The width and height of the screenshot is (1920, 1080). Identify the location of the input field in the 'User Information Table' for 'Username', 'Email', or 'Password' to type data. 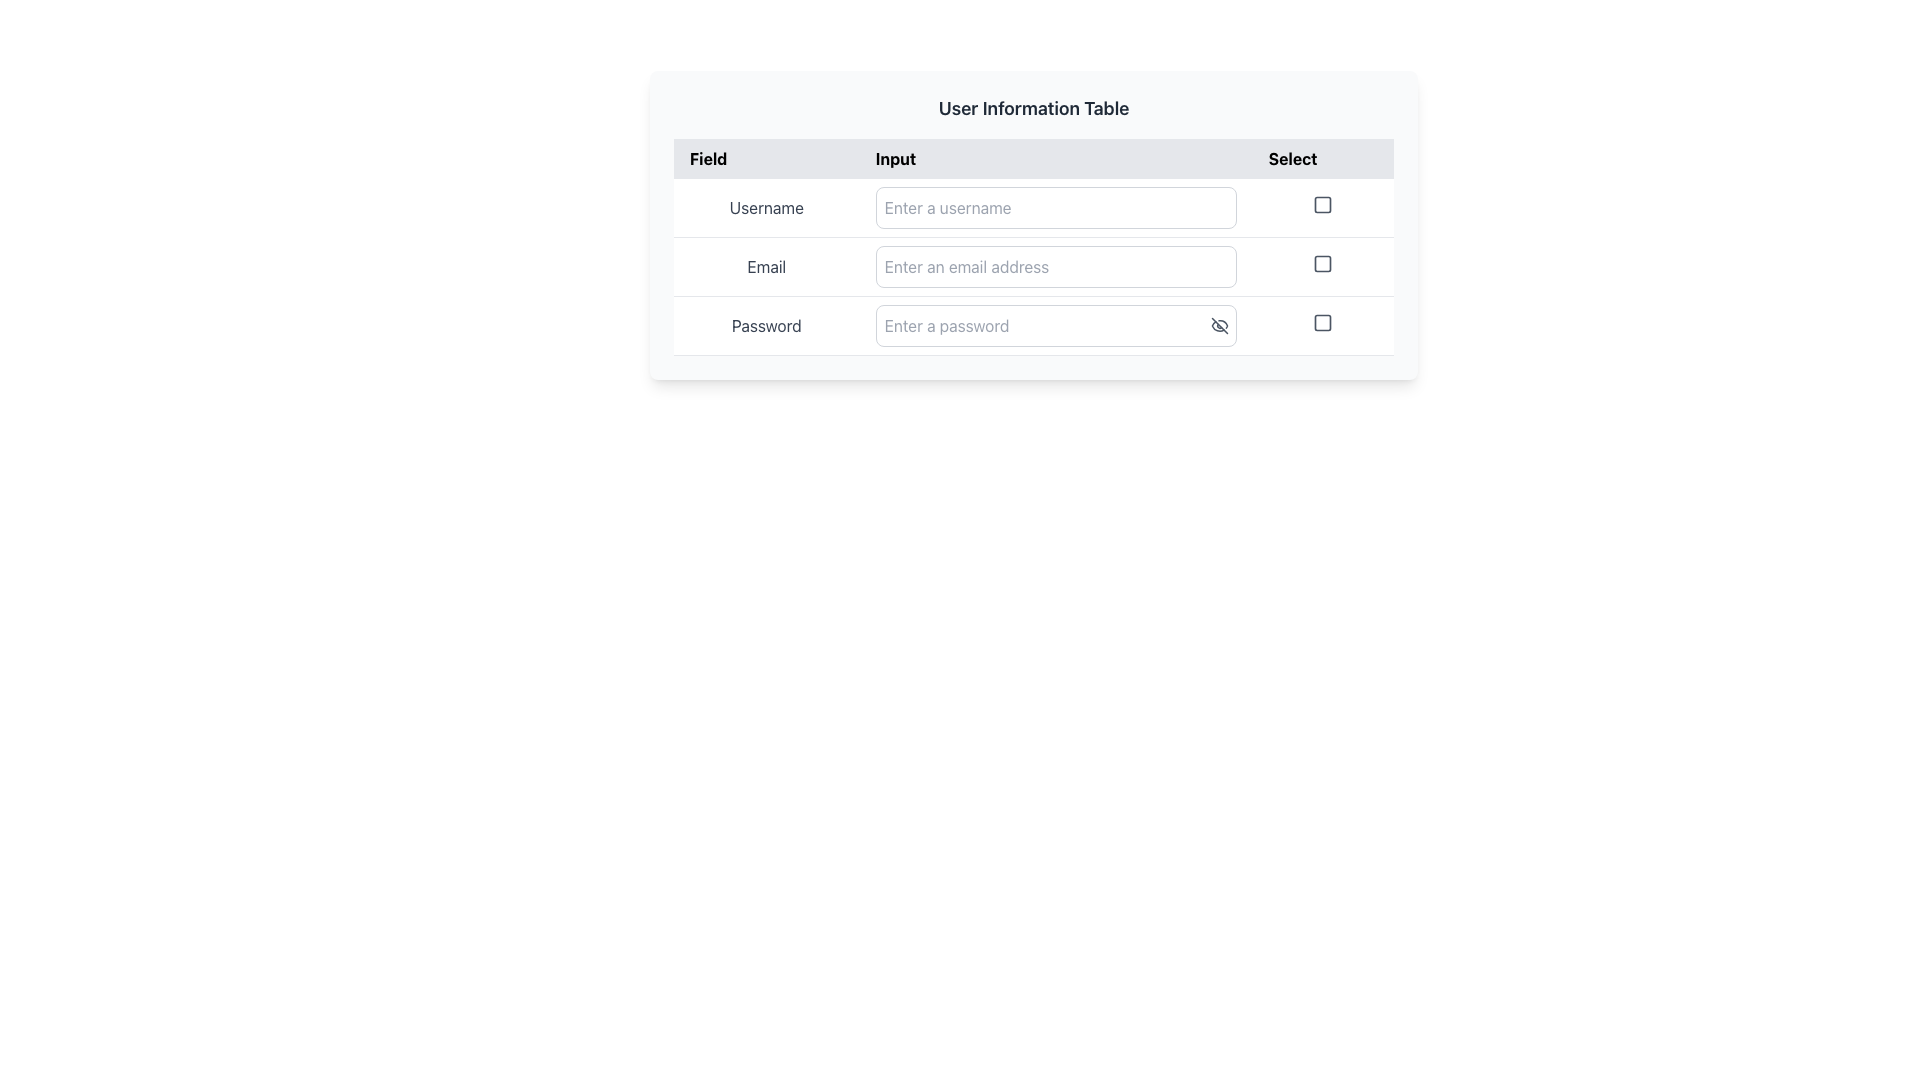
(1033, 265).